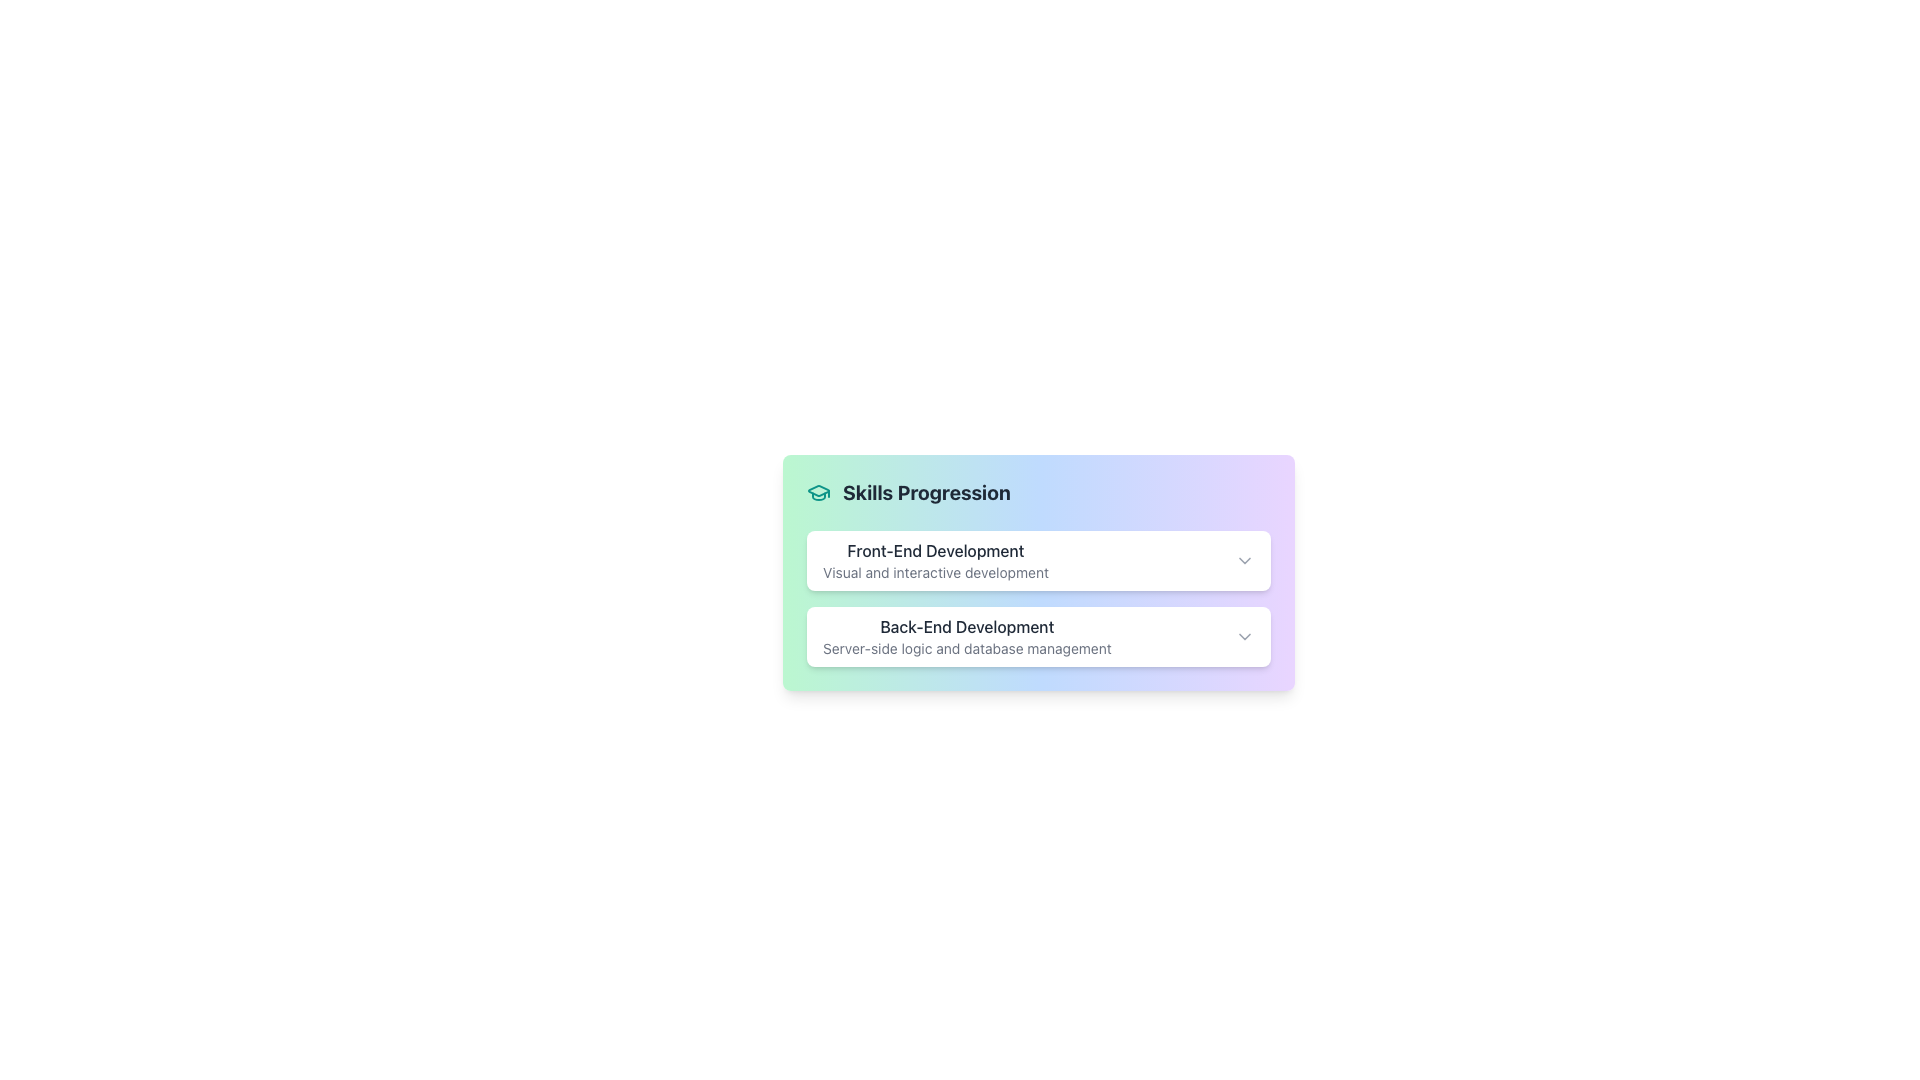 The height and width of the screenshot is (1080, 1920). I want to click on the text label reading 'Front-End Development', which is styled in bold dark gray, prominently displayed above the subtext in the 'Skills Progression' card, so click(935, 551).